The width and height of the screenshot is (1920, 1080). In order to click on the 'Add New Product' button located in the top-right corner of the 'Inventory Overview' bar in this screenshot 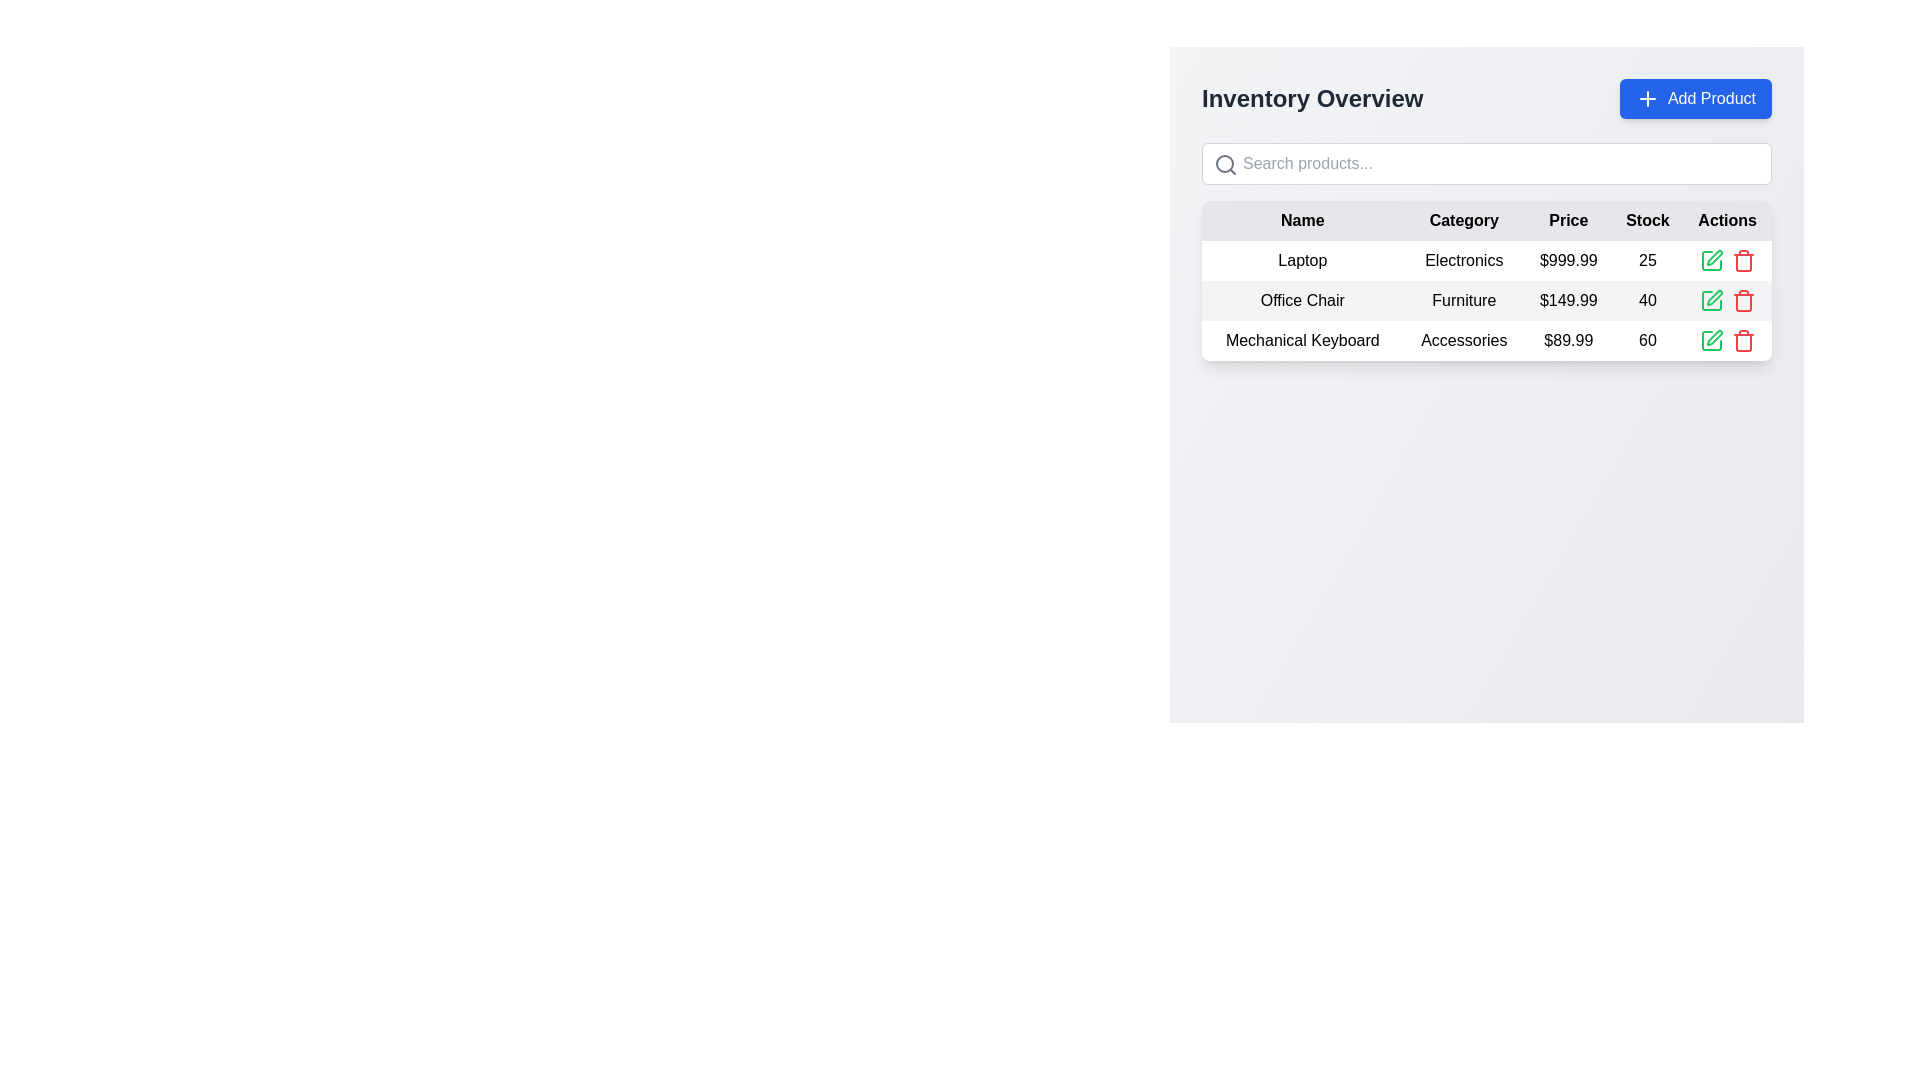, I will do `click(1694, 99)`.